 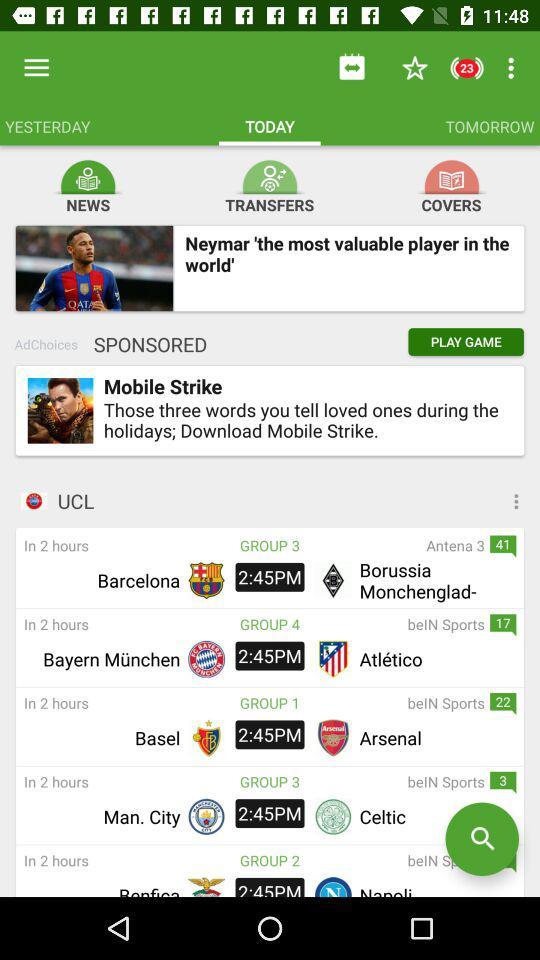 I want to click on the group 4 icon, so click(x=270, y=623).